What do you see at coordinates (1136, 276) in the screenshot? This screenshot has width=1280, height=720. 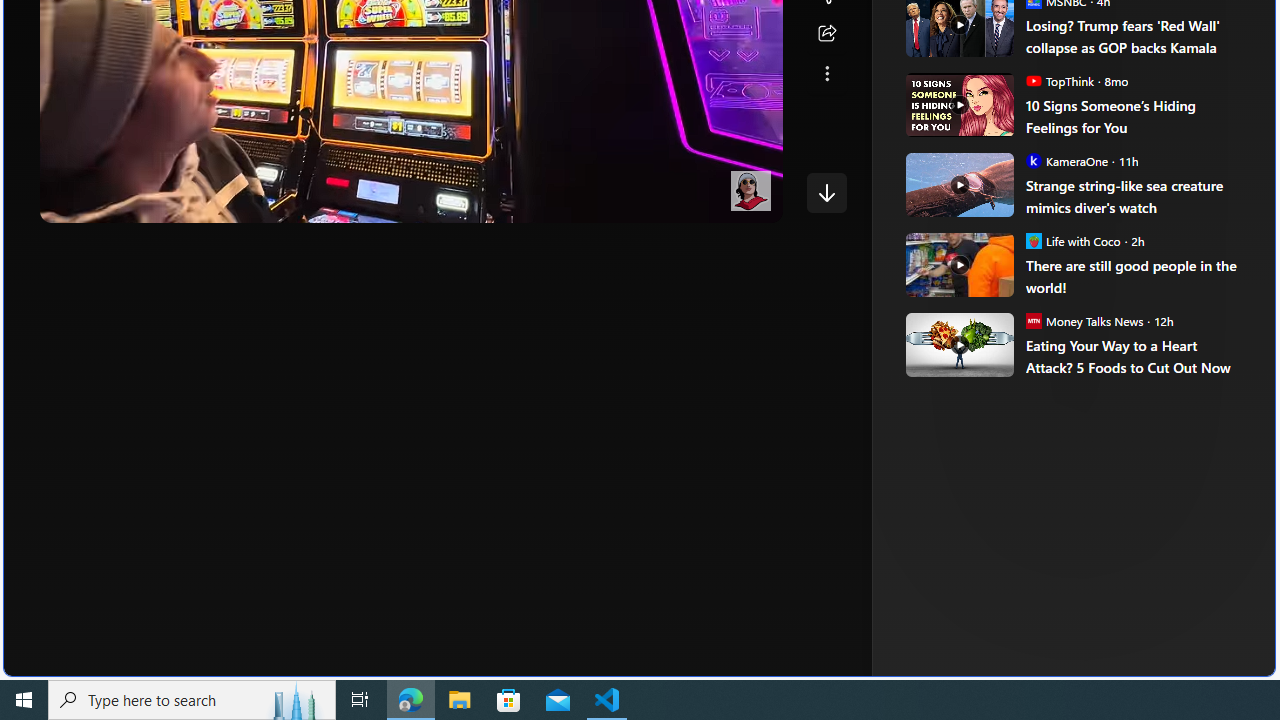 I see `'There are still good people in the world!'` at bounding box center [1136, 276].